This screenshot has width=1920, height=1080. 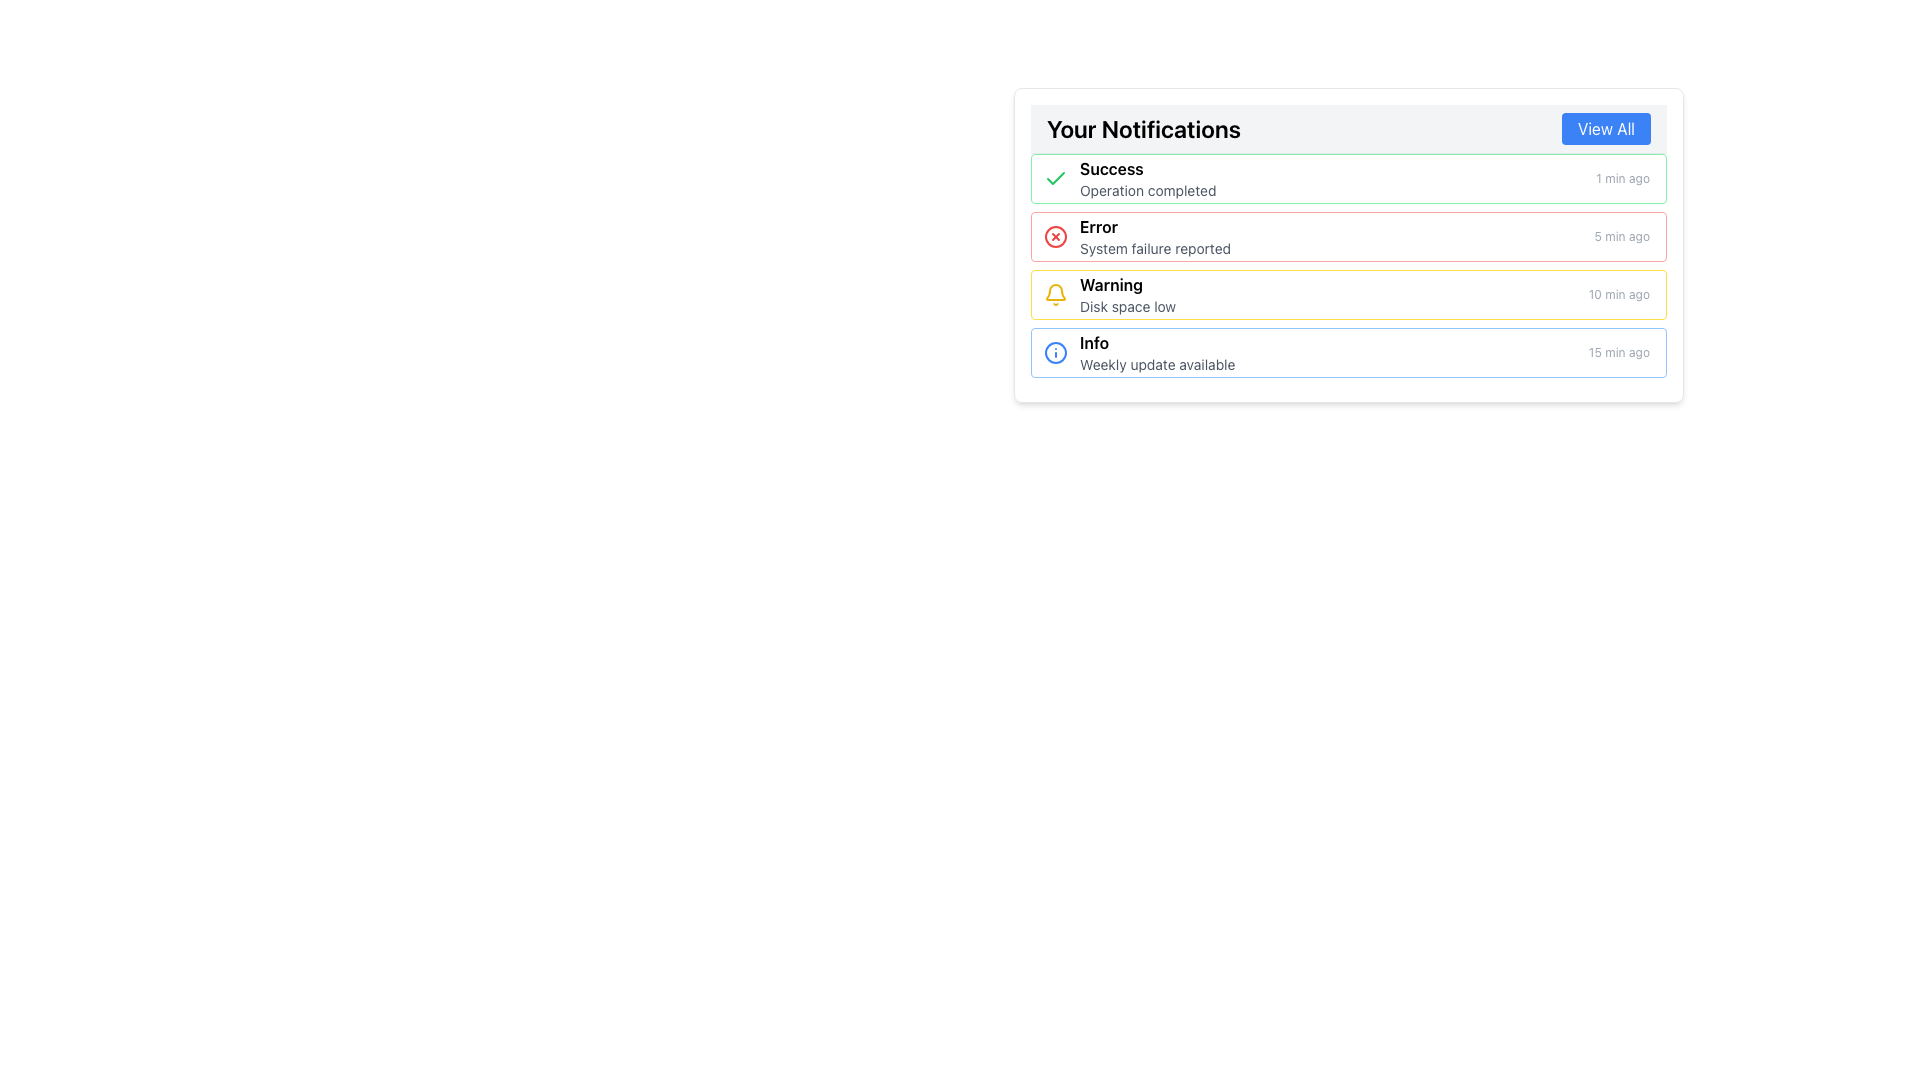 What do you see at coordinates (1055, 177) in the screenshot?
I see `the green checkmark icon located next to the 'Success' label in the notification listing` at bounding box center [1055, 177].